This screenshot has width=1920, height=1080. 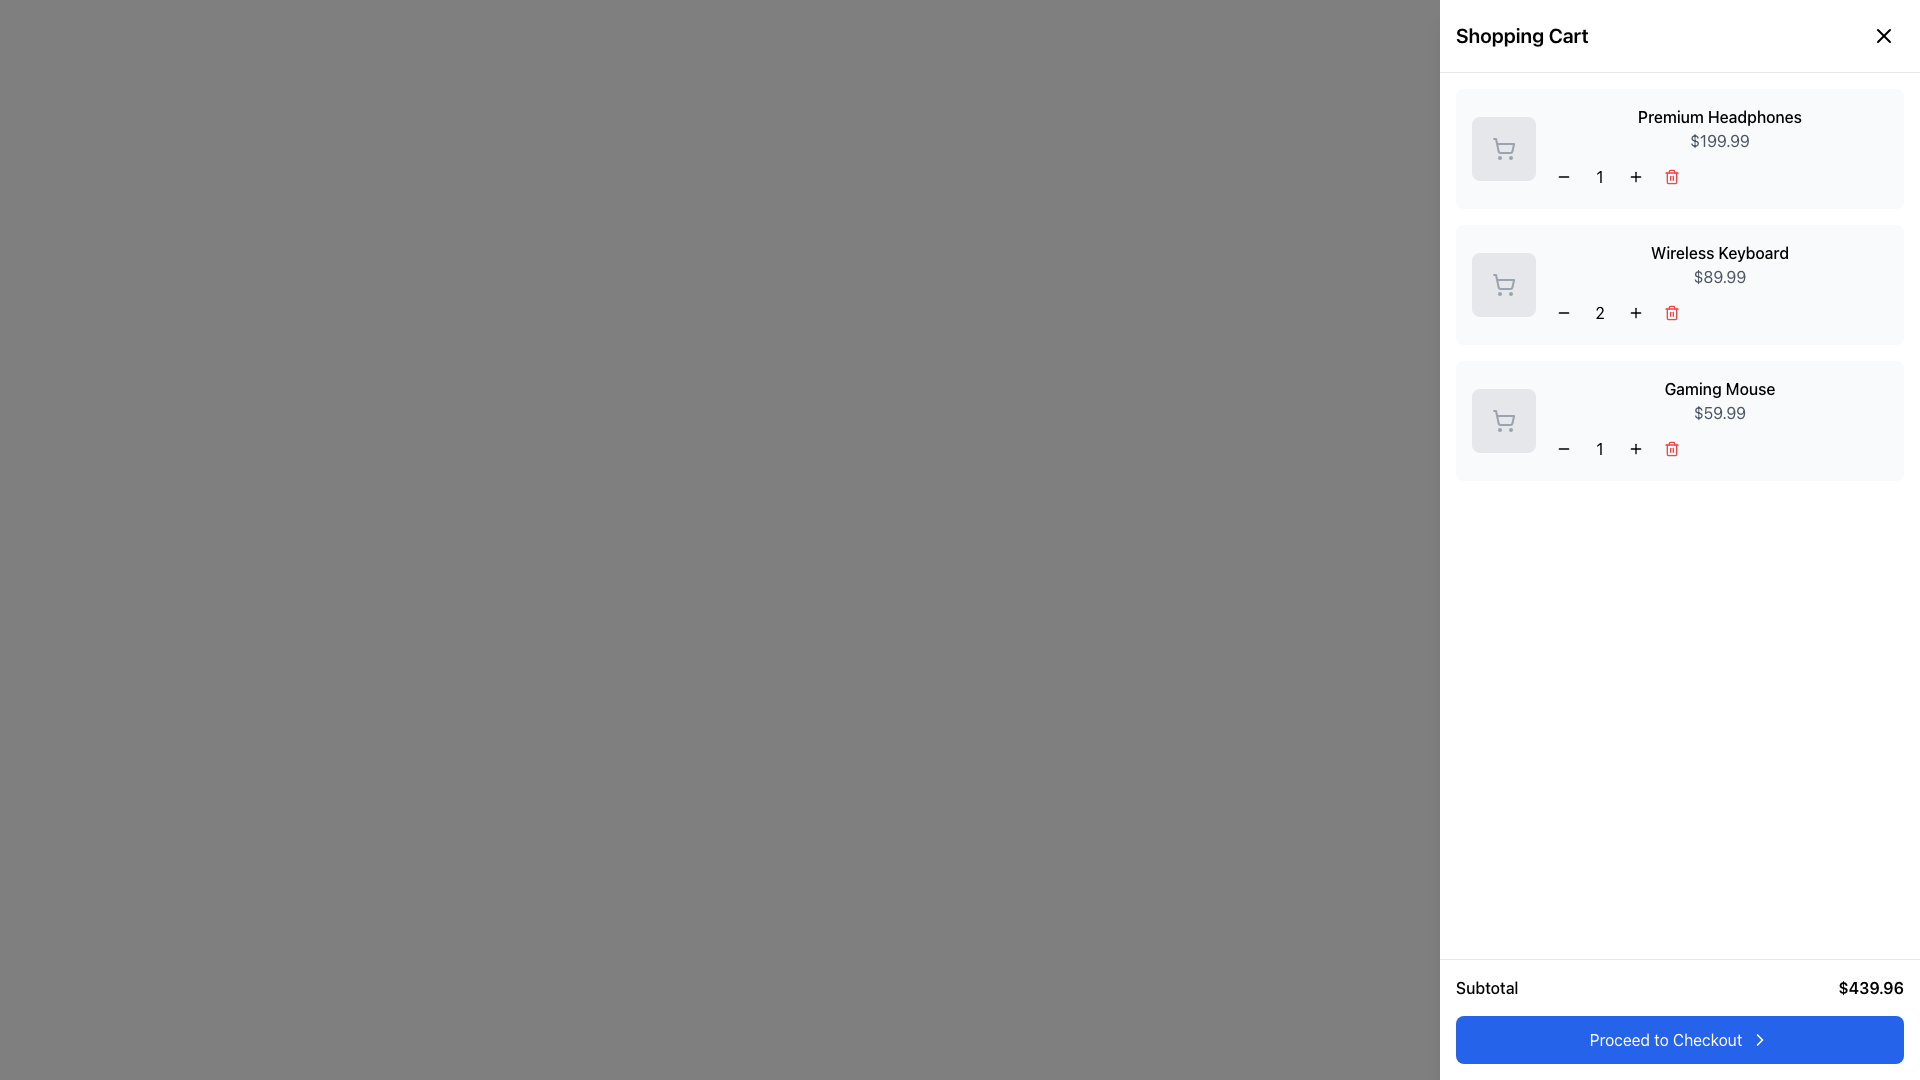 What do you see at coordinates (1504, 282) in the screenshot?
I see `the shopping cart icon, which is a gray, line-drawing style graphical representation located to the left of the 'Wireless Keyboard' entry in the shopping cart UI` at bounding box center [1504, 282].